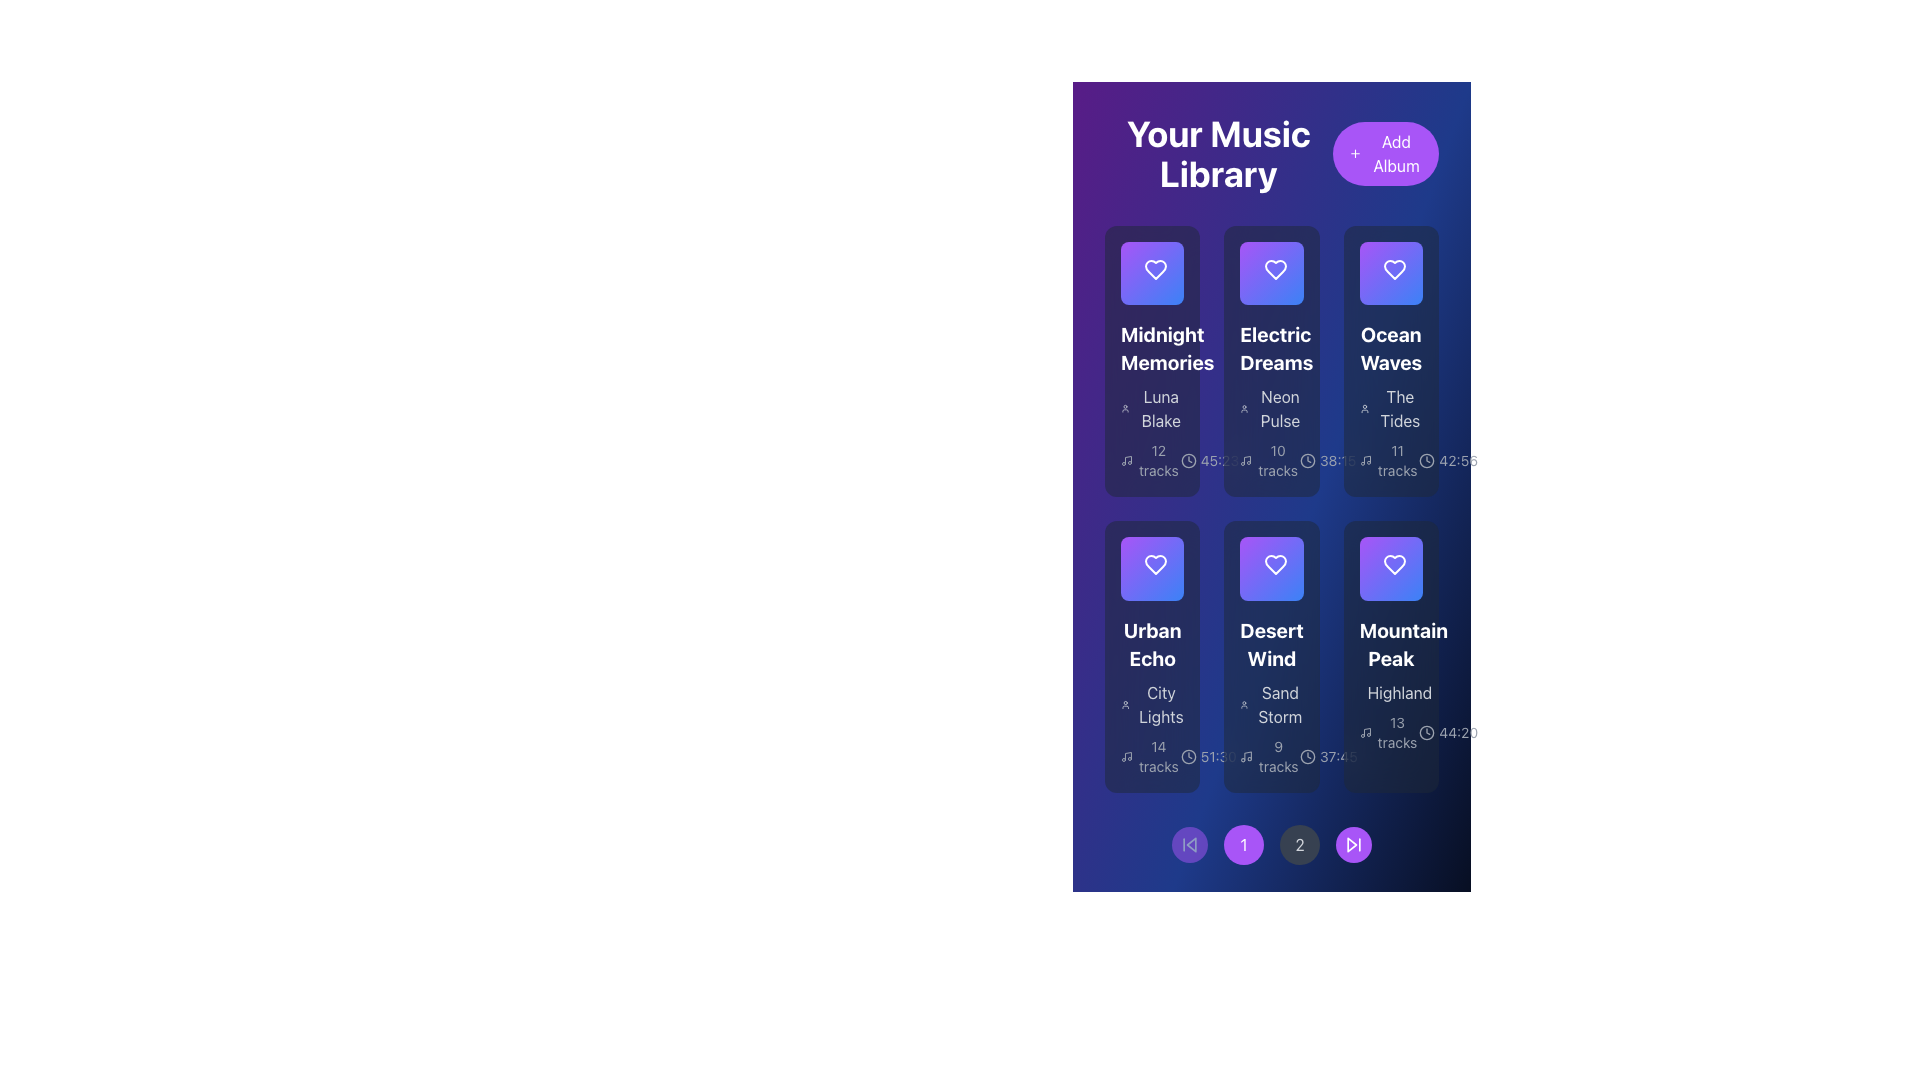 Image resolution: width=1920 pixels, height=1080 pixels. What do you see at coordinates (1245, 756) in the screenshot?
I see `the music icon located to the left of the '9 tracks' text within the 'Desert Wind' card` at bounding box center [1245, 756].